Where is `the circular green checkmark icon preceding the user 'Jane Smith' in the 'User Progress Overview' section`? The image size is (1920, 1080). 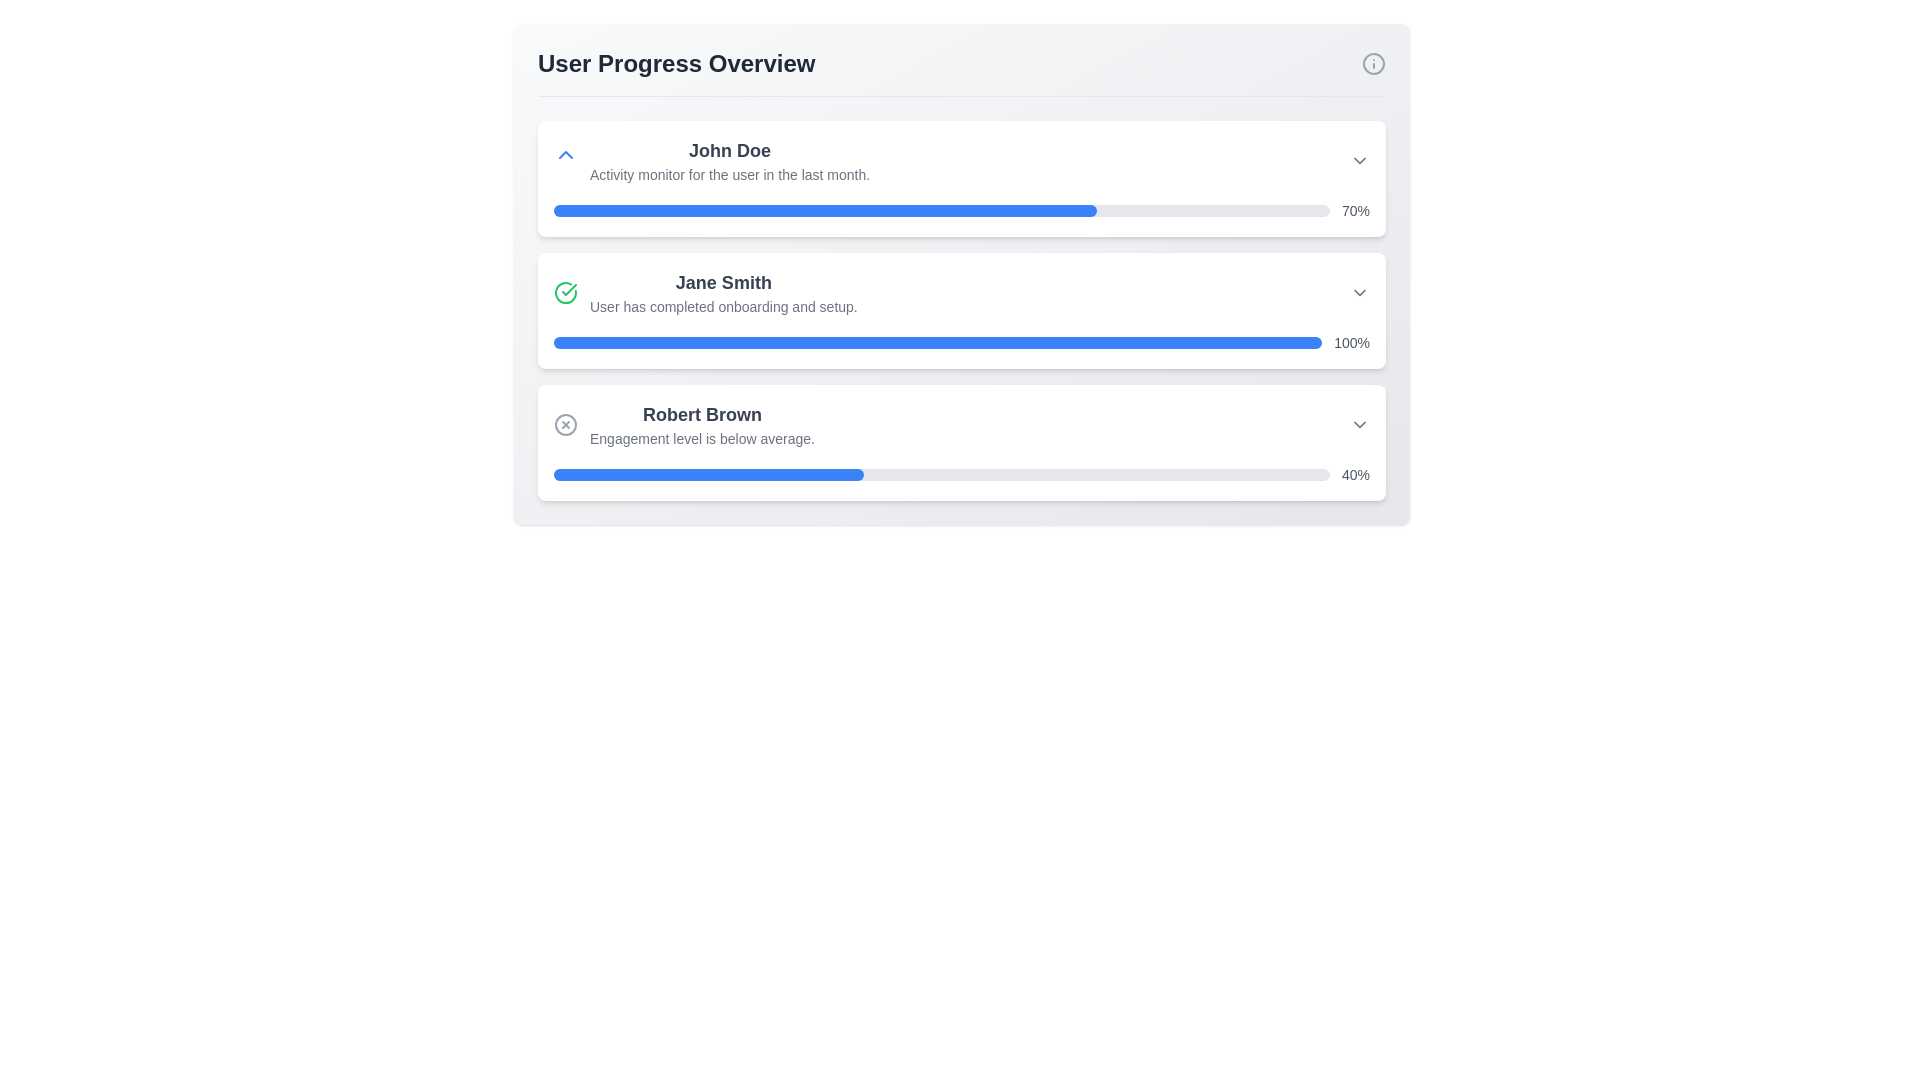
the circular green checkmark icon preceding the user 'Jane Smith' in the 'User Progress Overview' section is located at coordinates (565, 293).